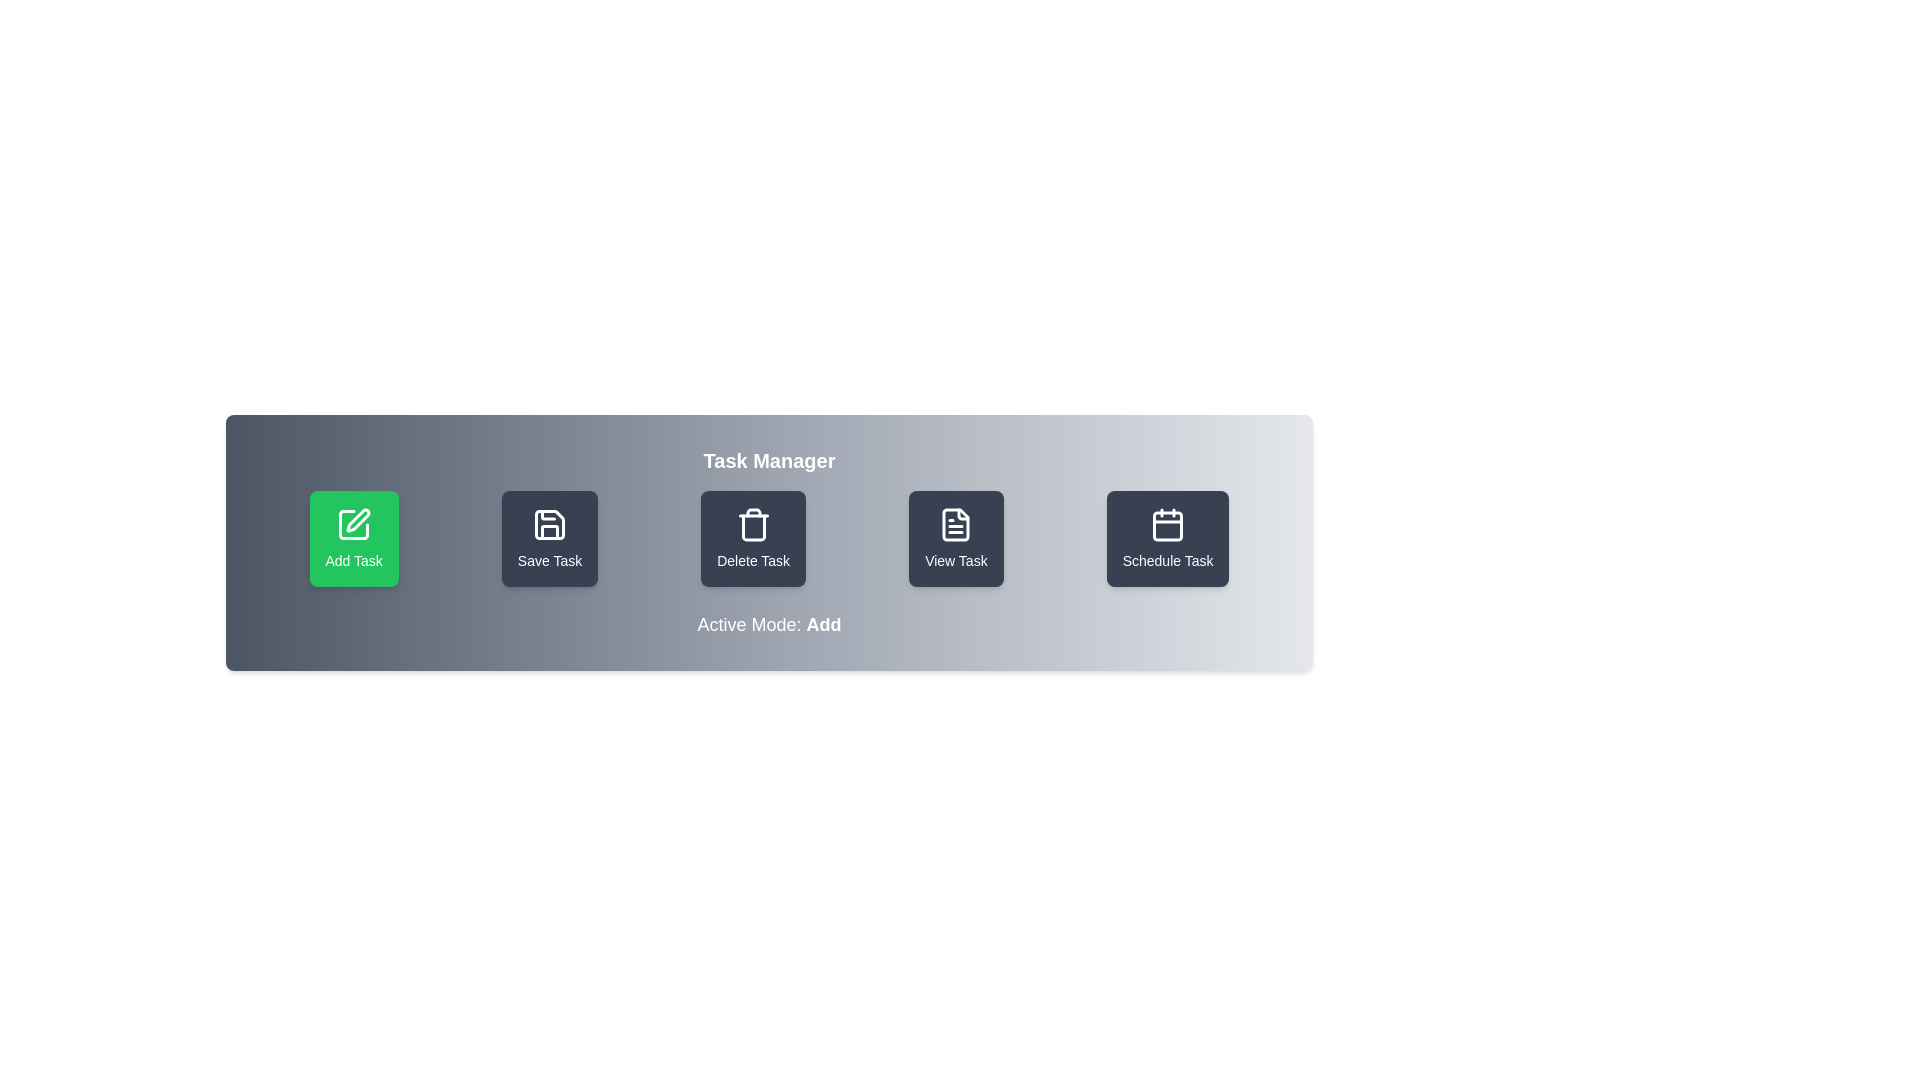 This screenshot has height=1080, width=1920. What do you see at coordinates (752, 538) in the screenshot?
I see `the button labeled 'Delete Task' to observe its hover effect` at bounding box center [752, 538].